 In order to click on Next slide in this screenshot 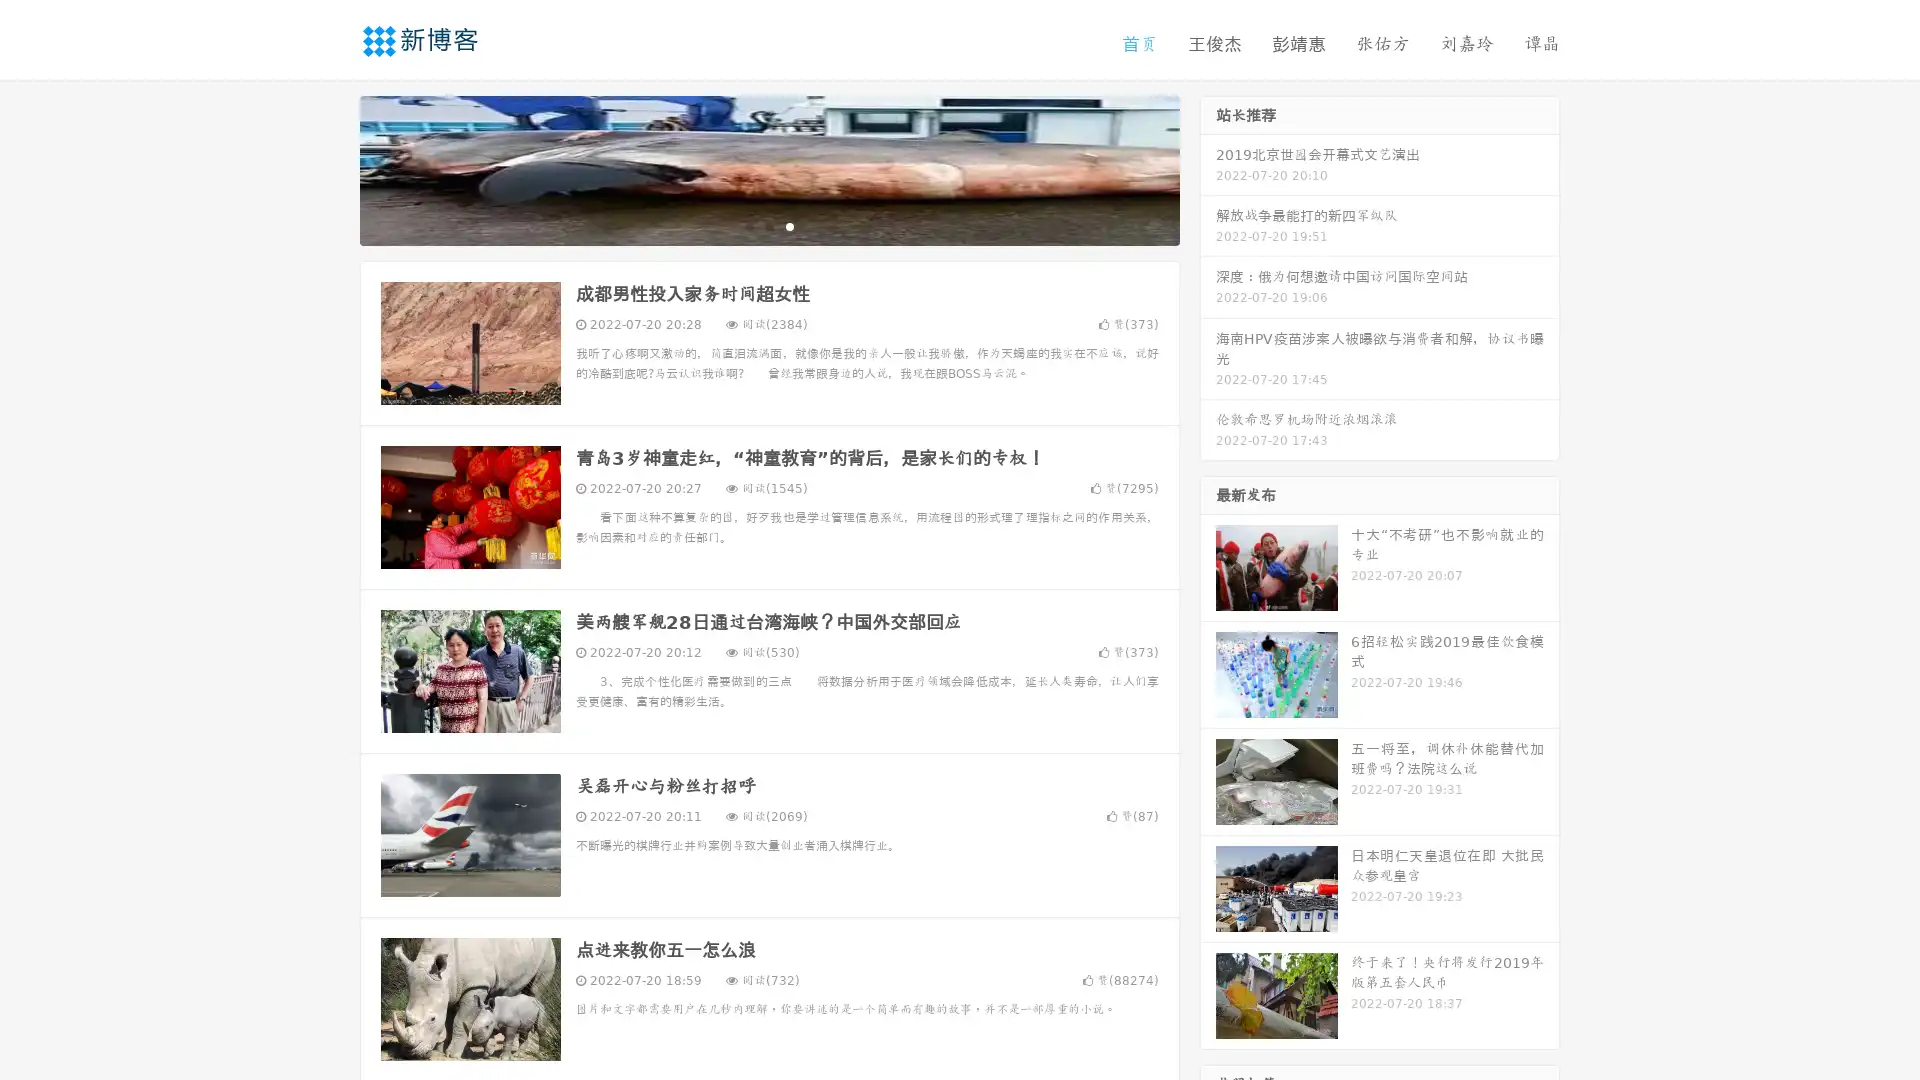, I will do `click(1208, 168)`.